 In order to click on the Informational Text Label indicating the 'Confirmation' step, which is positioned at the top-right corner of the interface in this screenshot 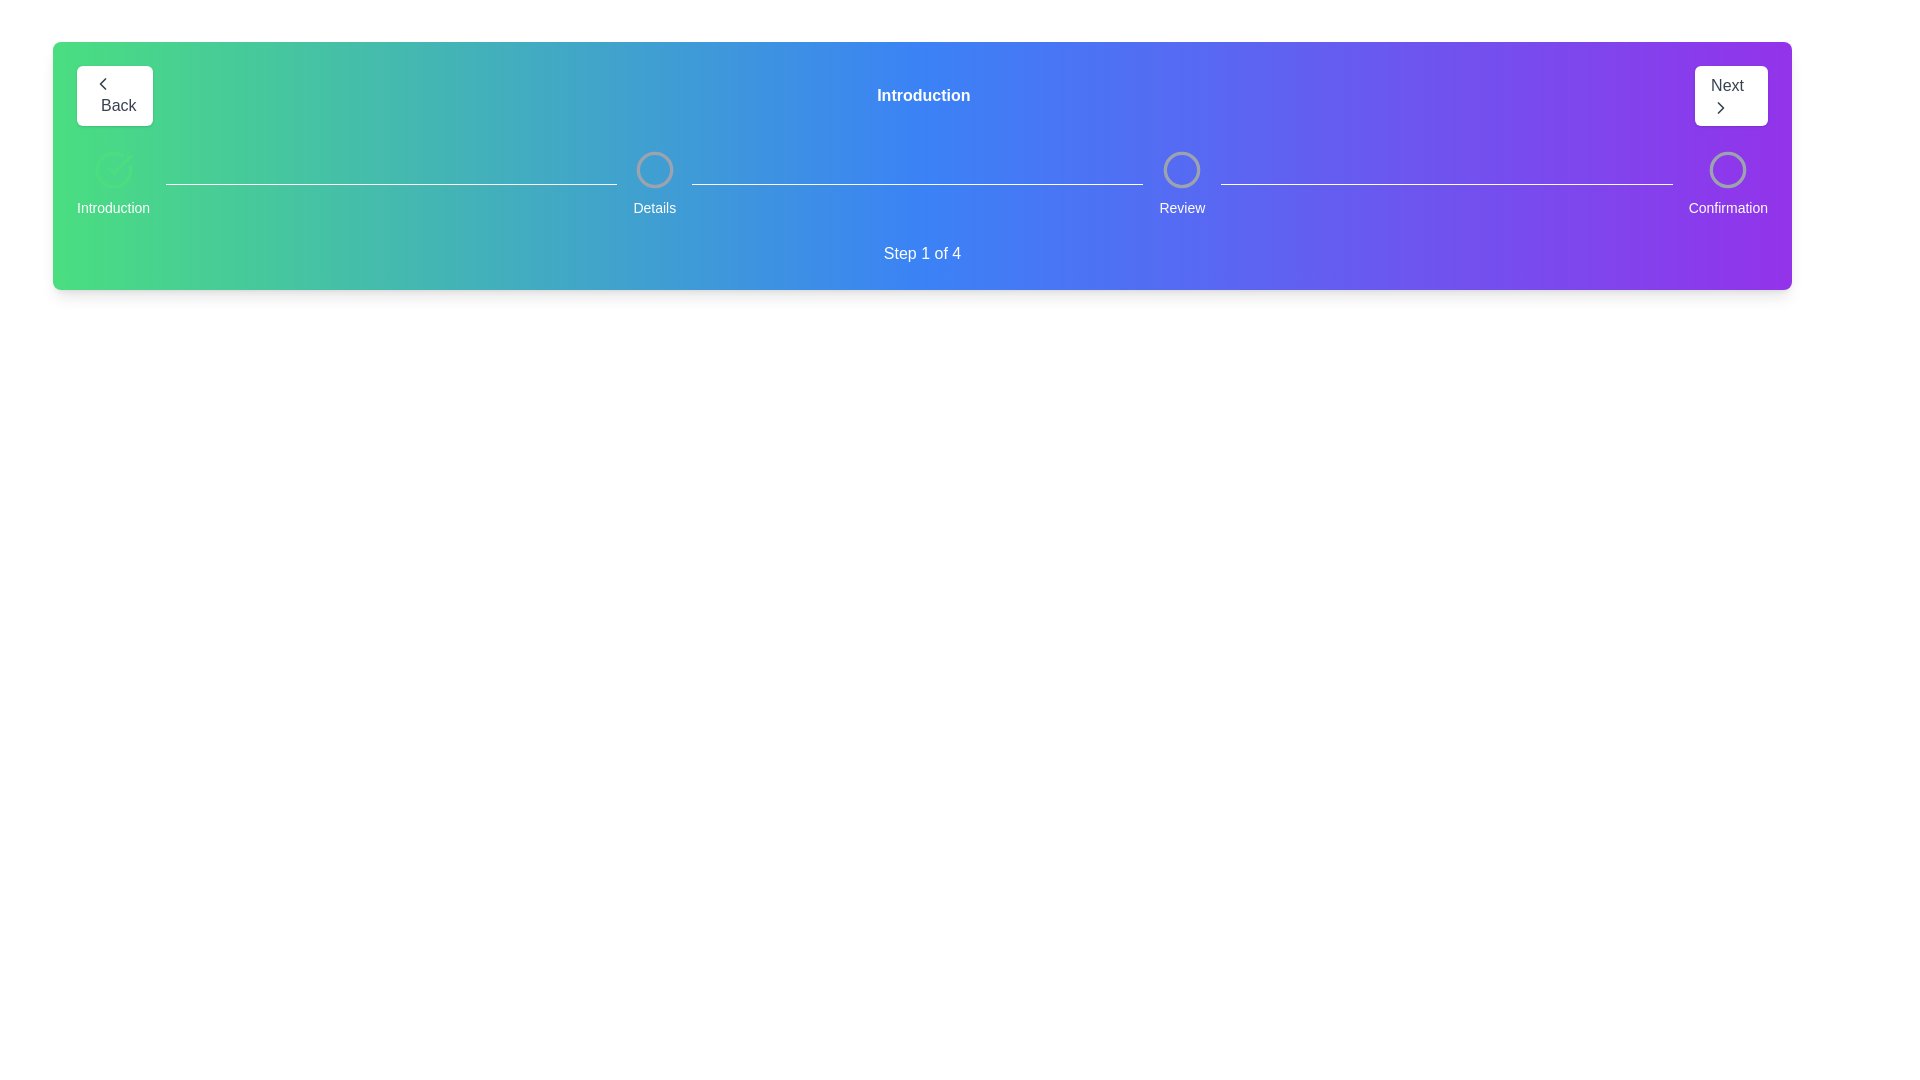, I will do `click(1727, 208)`.